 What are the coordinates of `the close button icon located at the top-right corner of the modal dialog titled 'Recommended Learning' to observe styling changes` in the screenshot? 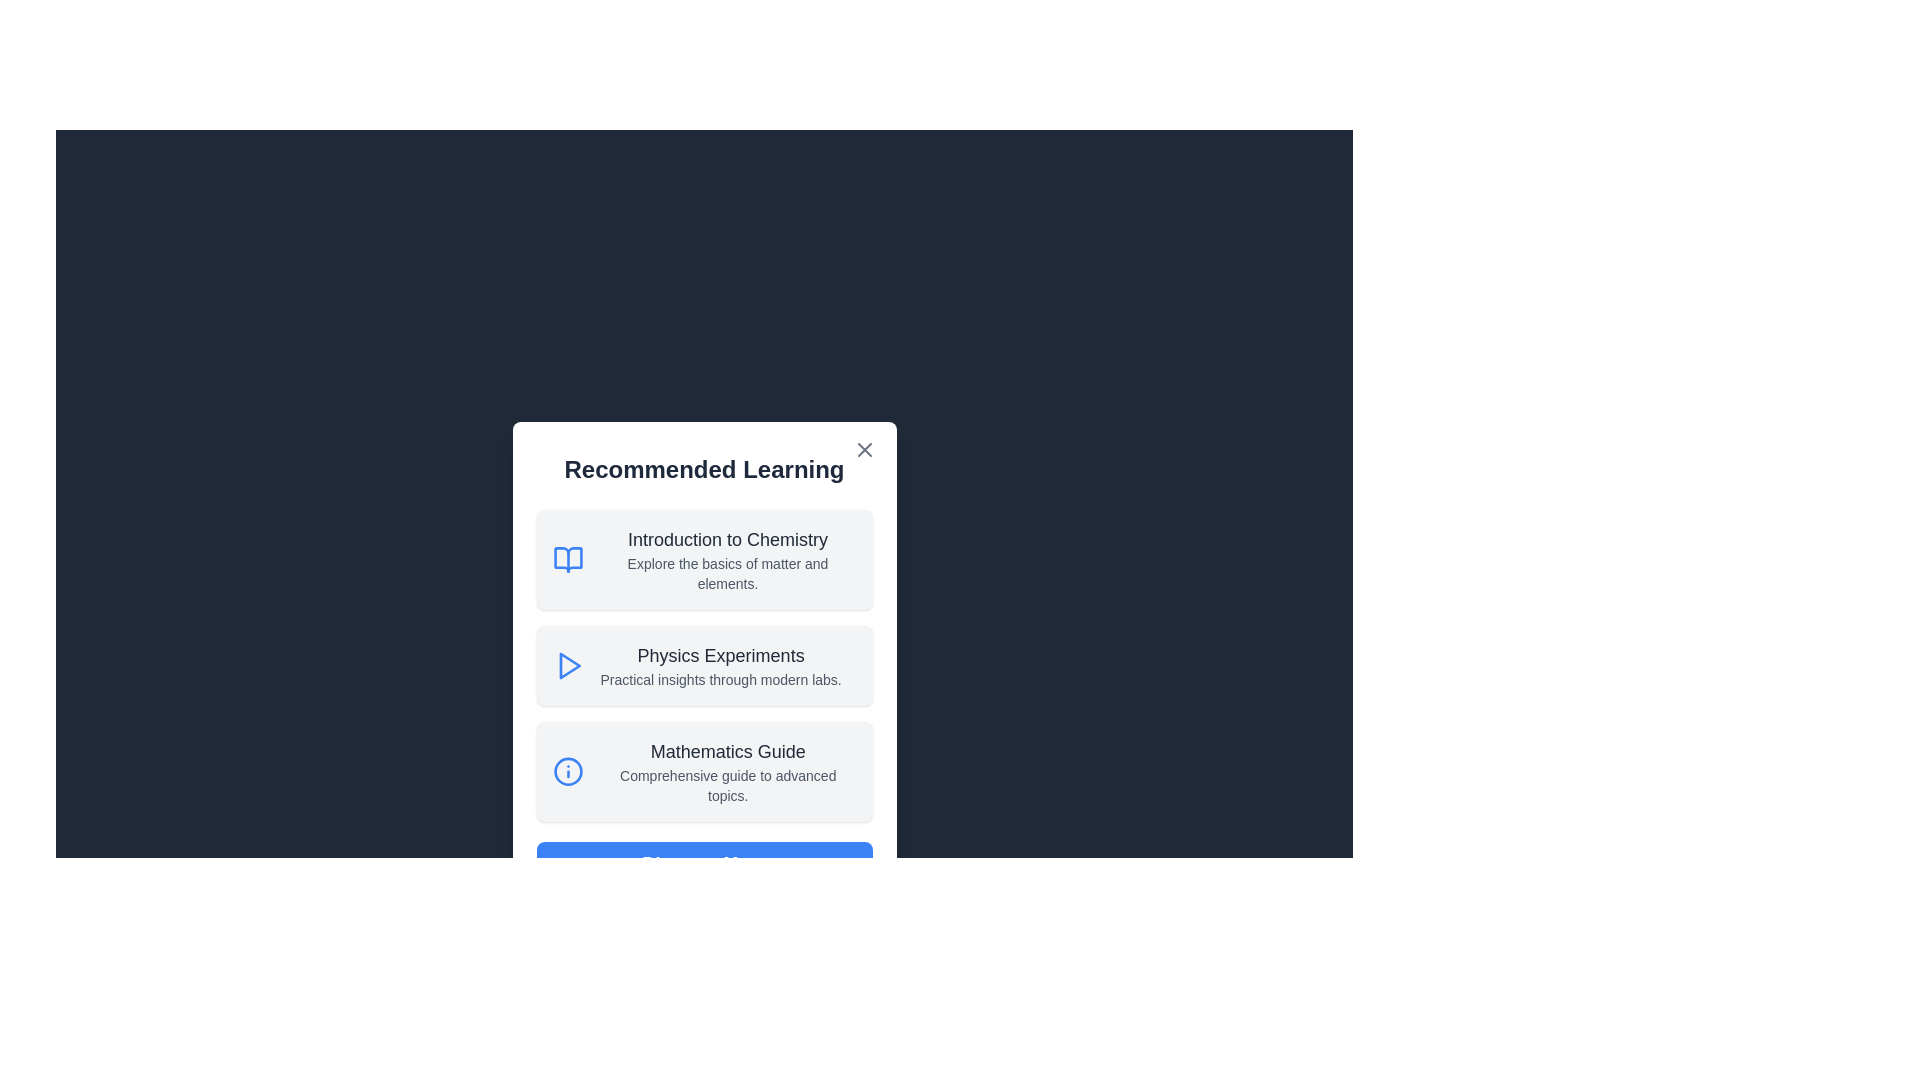 It's located at (864, 450).